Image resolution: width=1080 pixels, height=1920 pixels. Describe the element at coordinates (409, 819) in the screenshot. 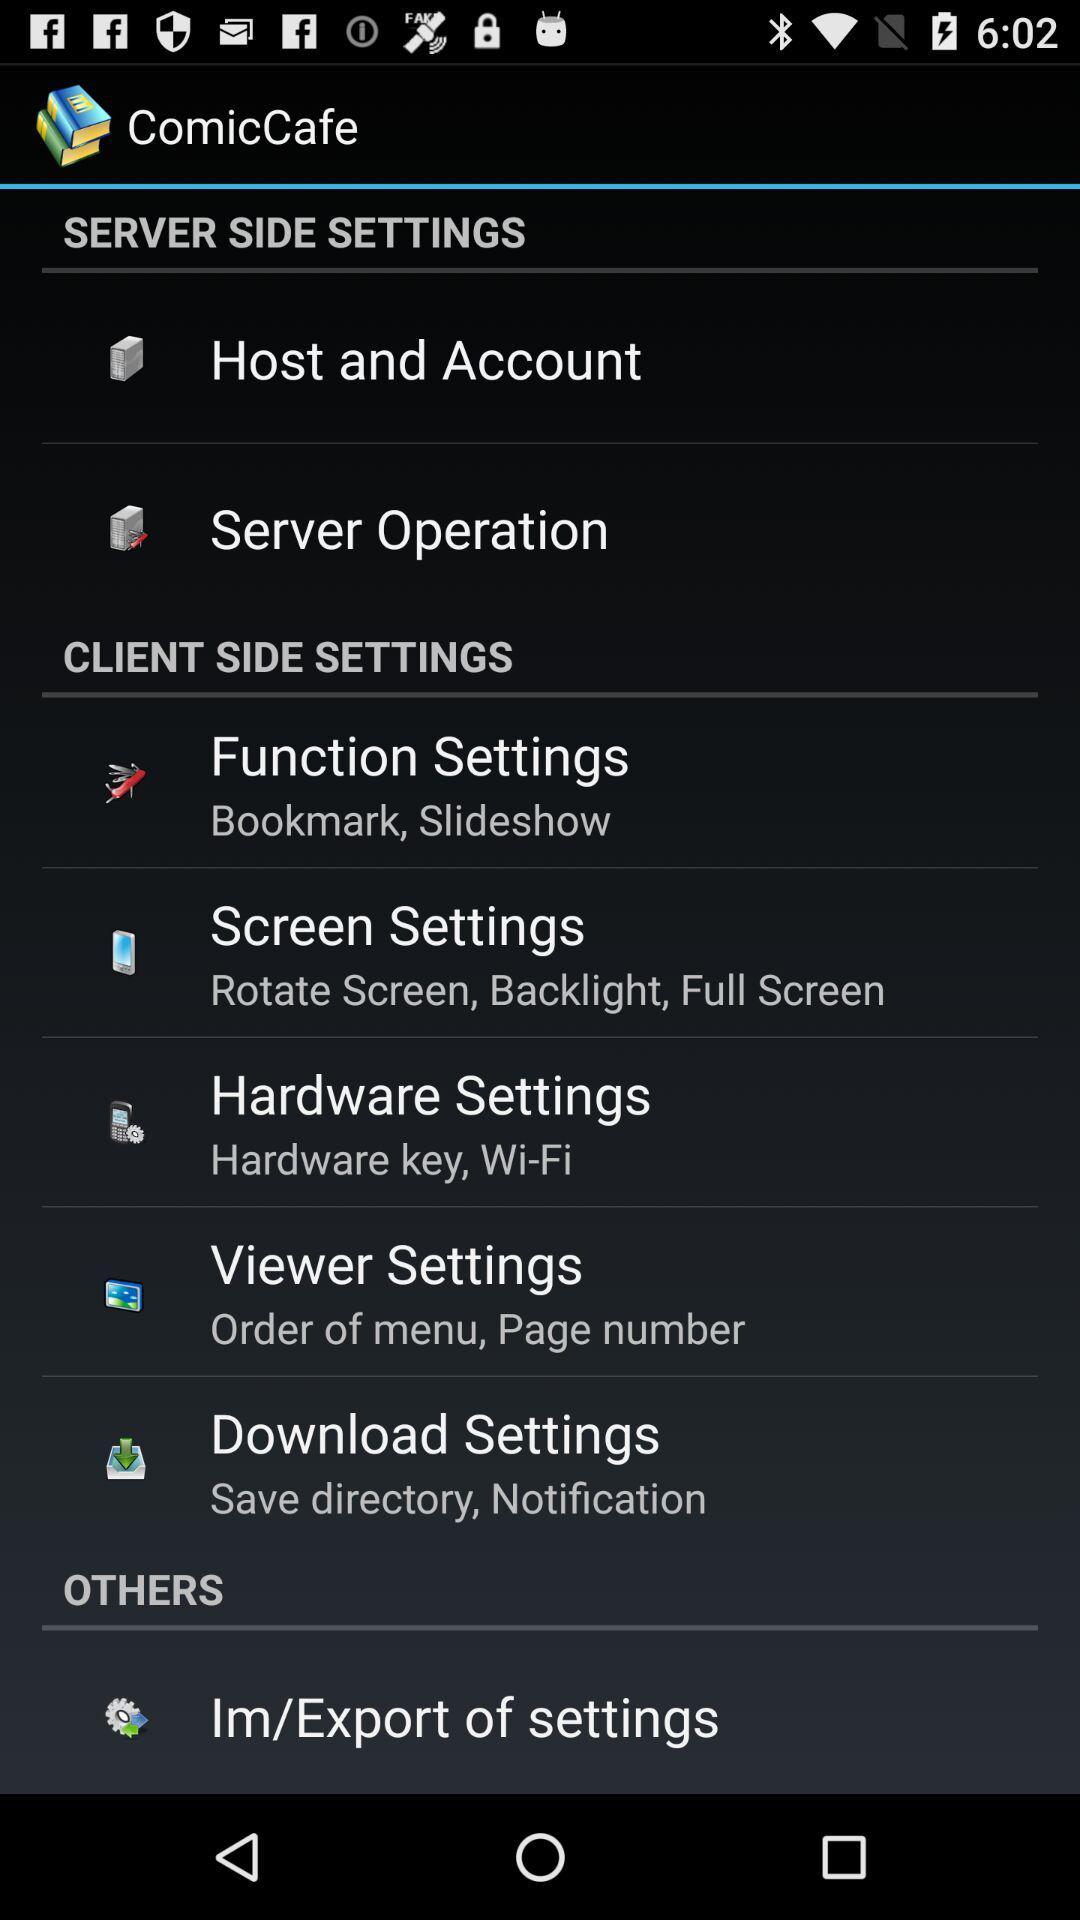

I see `icon above screen settings` at that location.